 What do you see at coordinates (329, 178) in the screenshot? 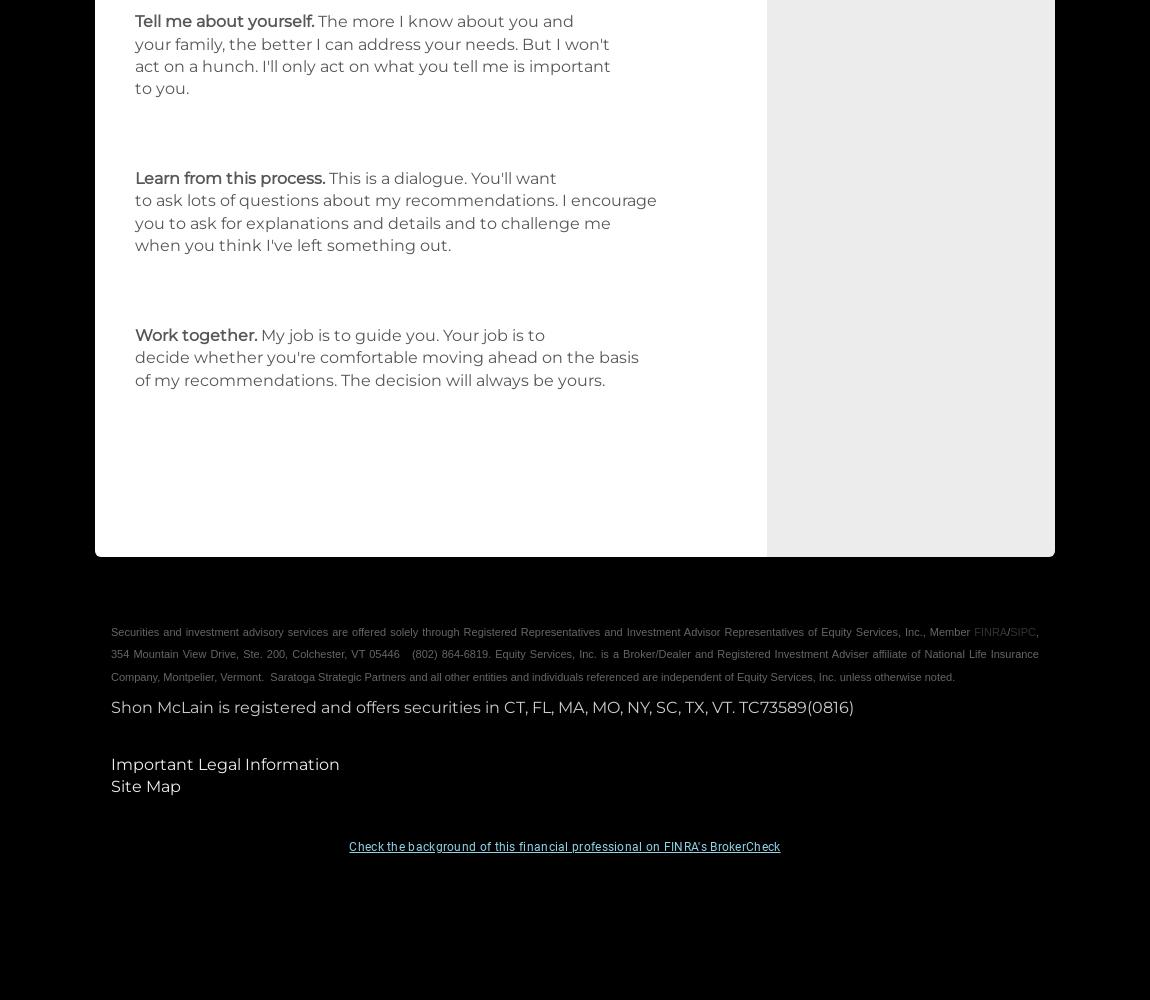
I see `'This is a dialogue. You'll want'` at bounding box center [329, 178].